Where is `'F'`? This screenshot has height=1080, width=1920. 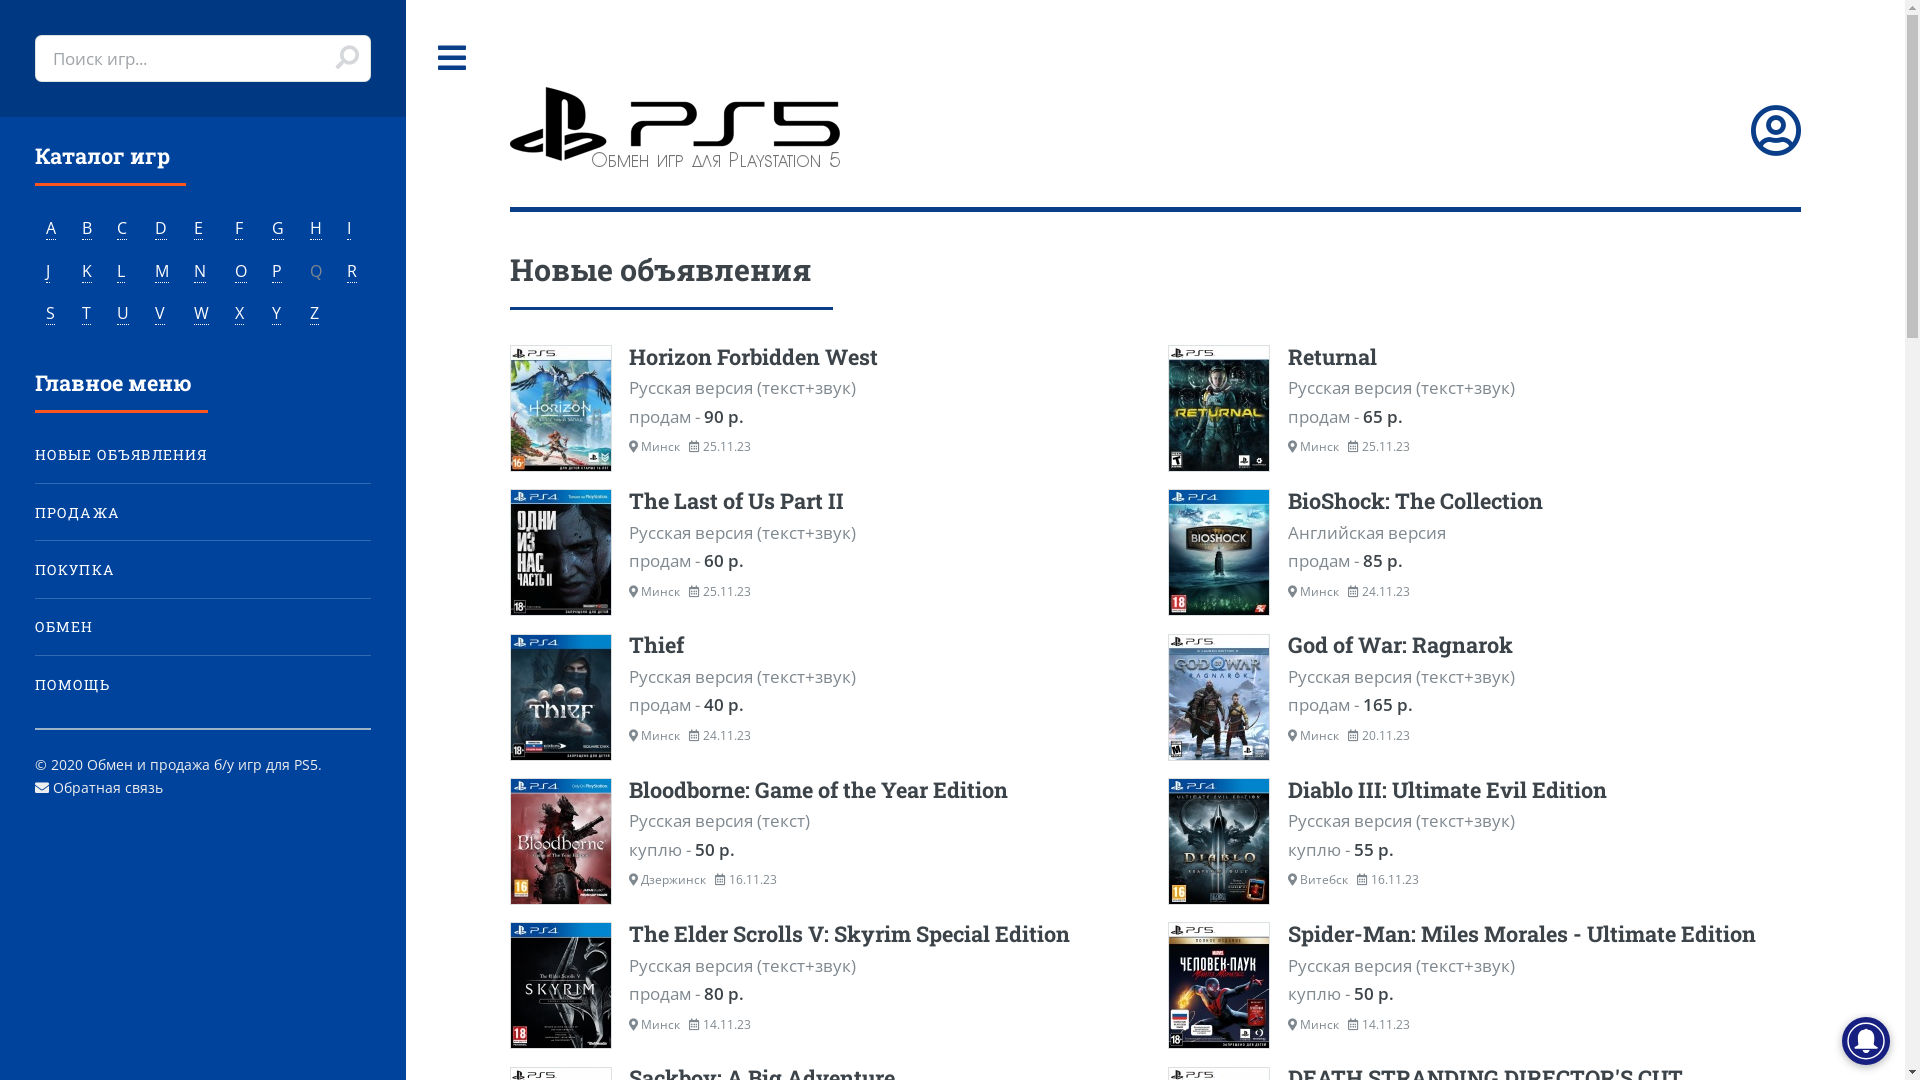 'F' is located at coordinates (239, 227).